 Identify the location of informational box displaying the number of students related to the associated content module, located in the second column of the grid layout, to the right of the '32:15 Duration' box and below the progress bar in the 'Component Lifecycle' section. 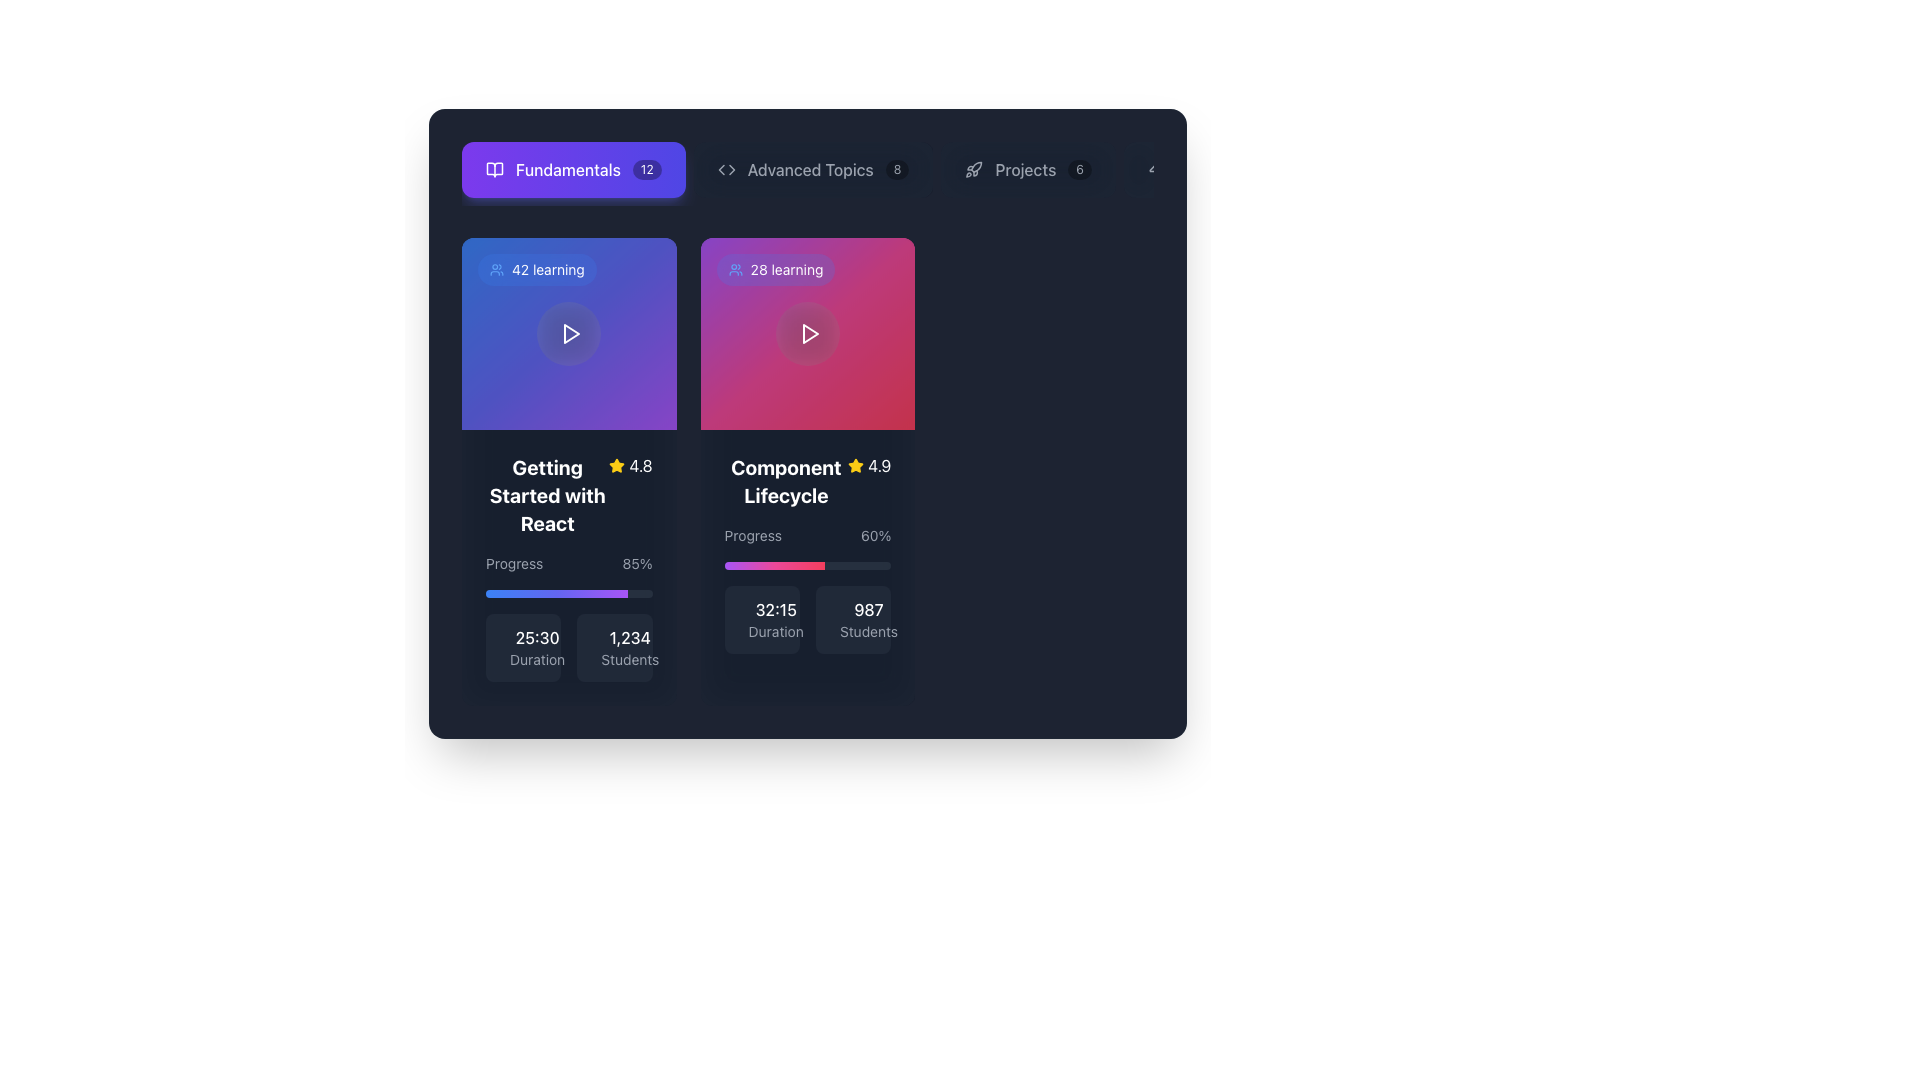
(853, 619).